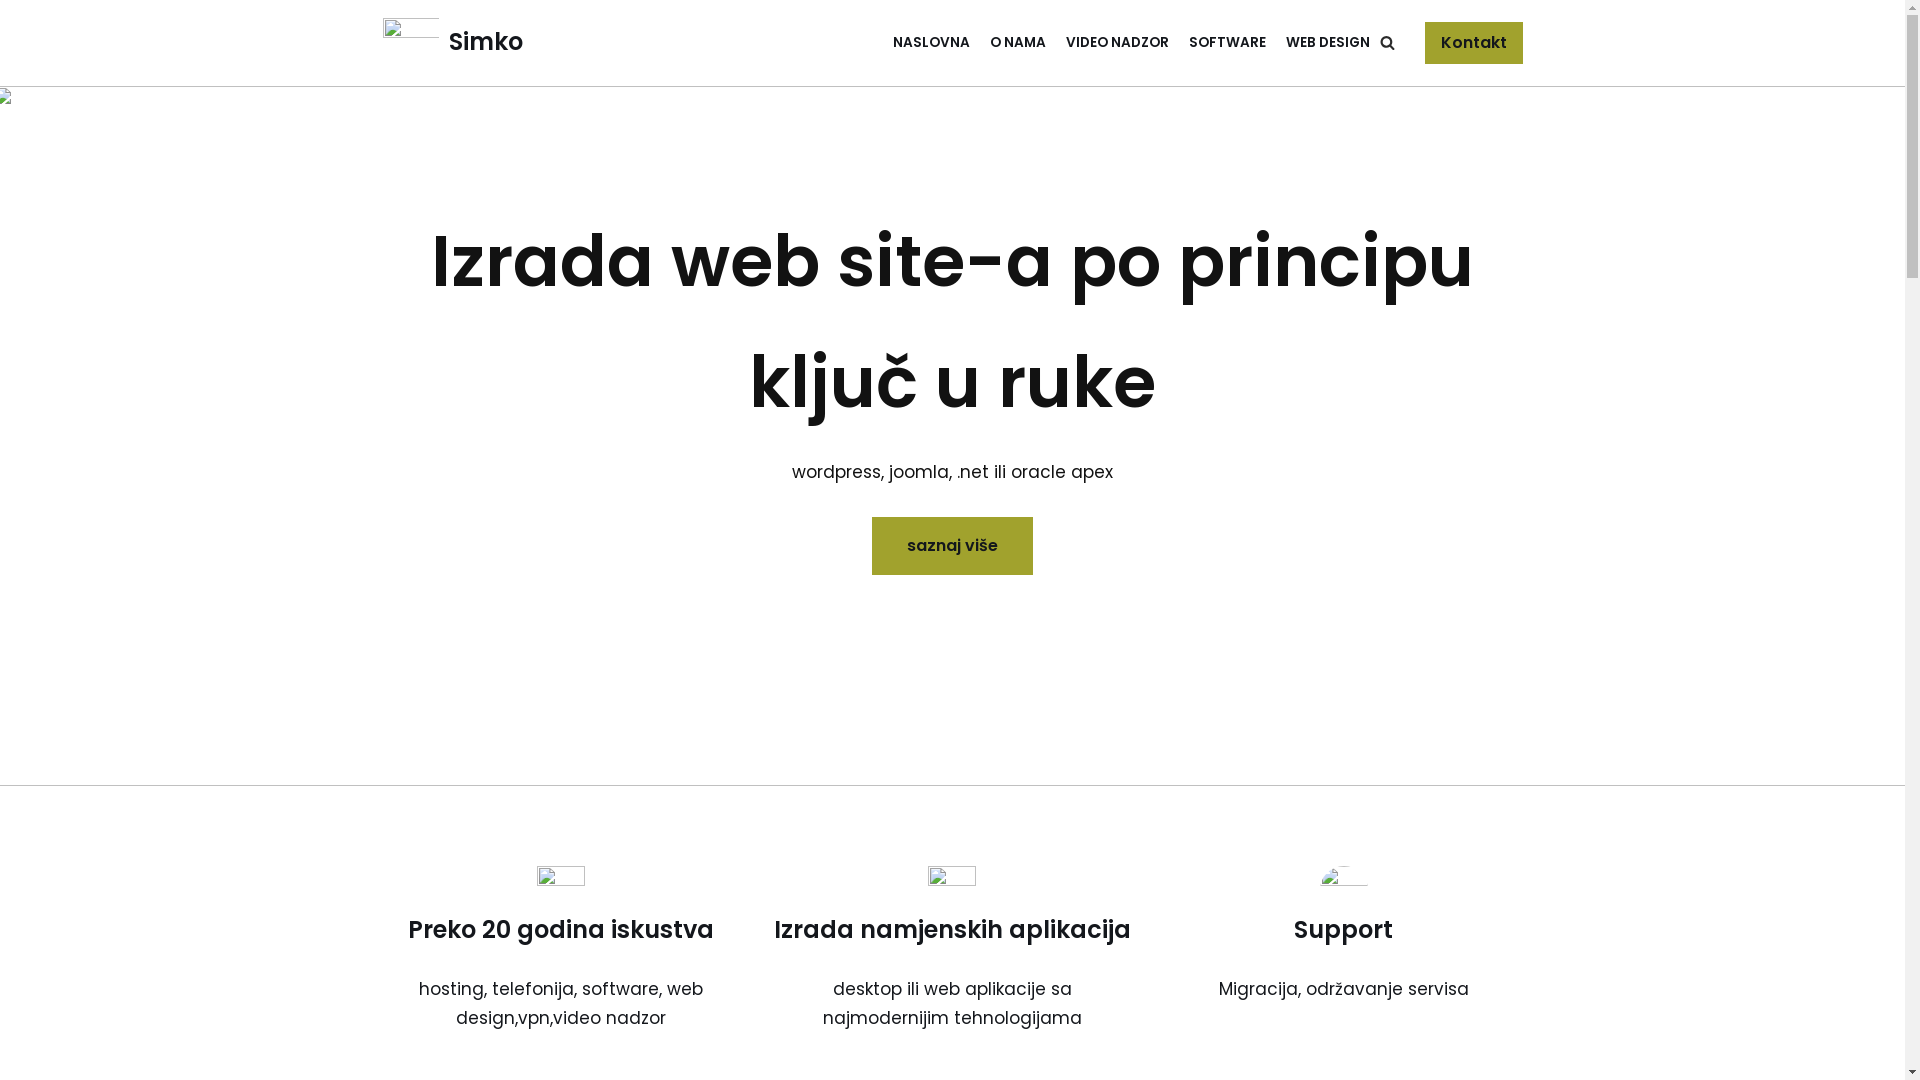  What do you see at coordinates (1328, 42) in the screenshot?
I see `'WEB DESIGN'` at bounding box center [1328, 42].